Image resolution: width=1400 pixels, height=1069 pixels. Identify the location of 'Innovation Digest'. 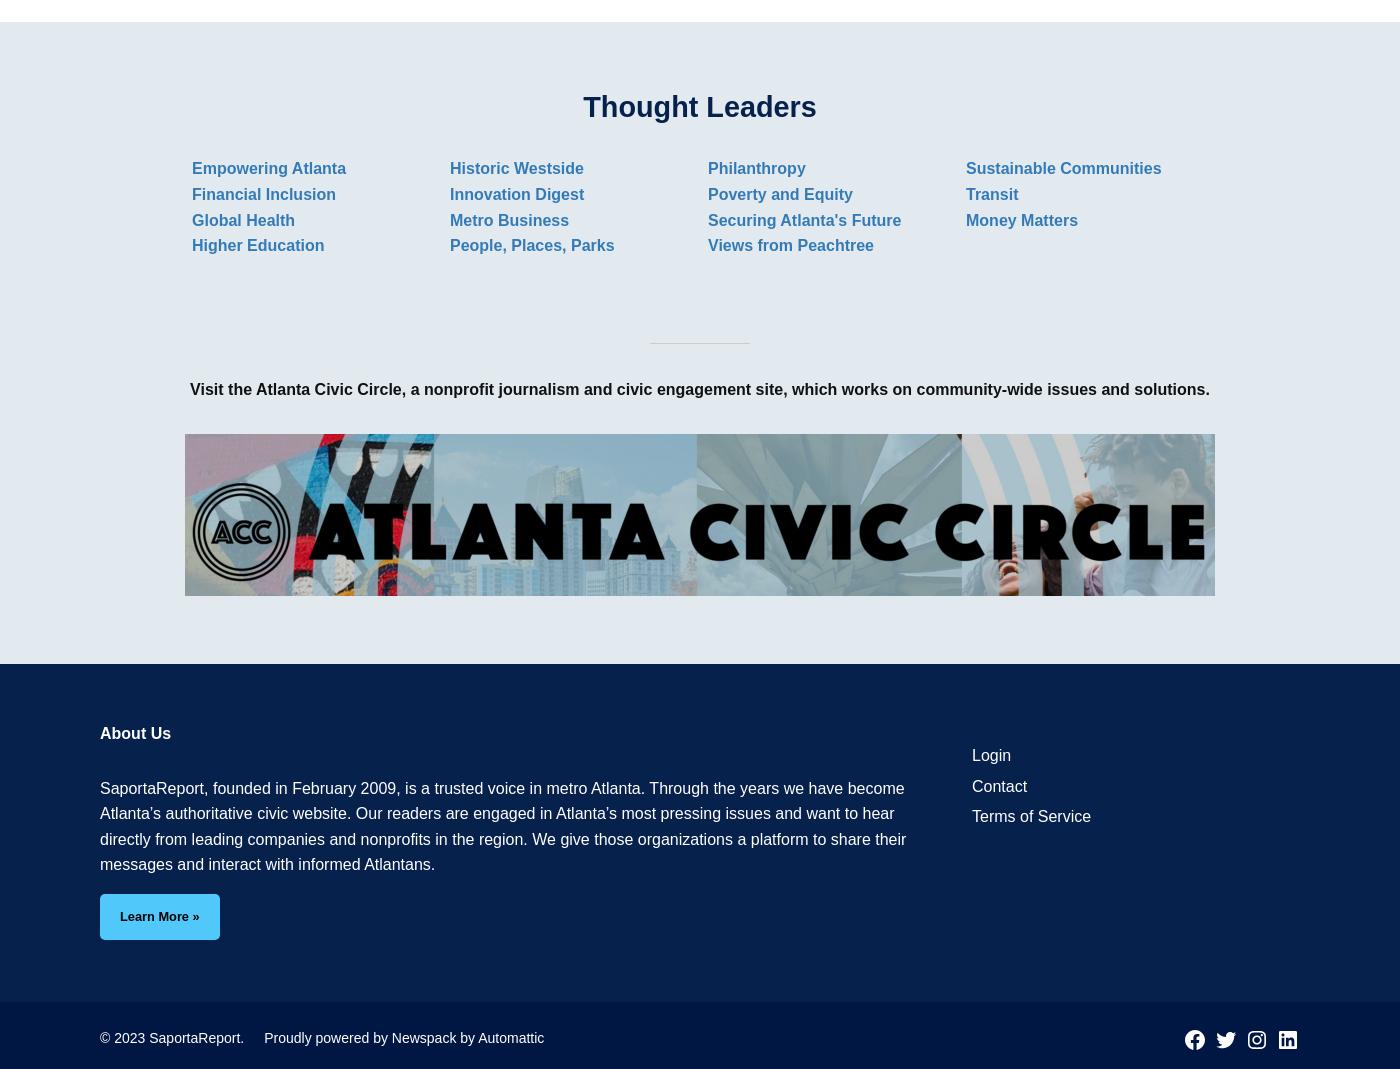
(517, 194).